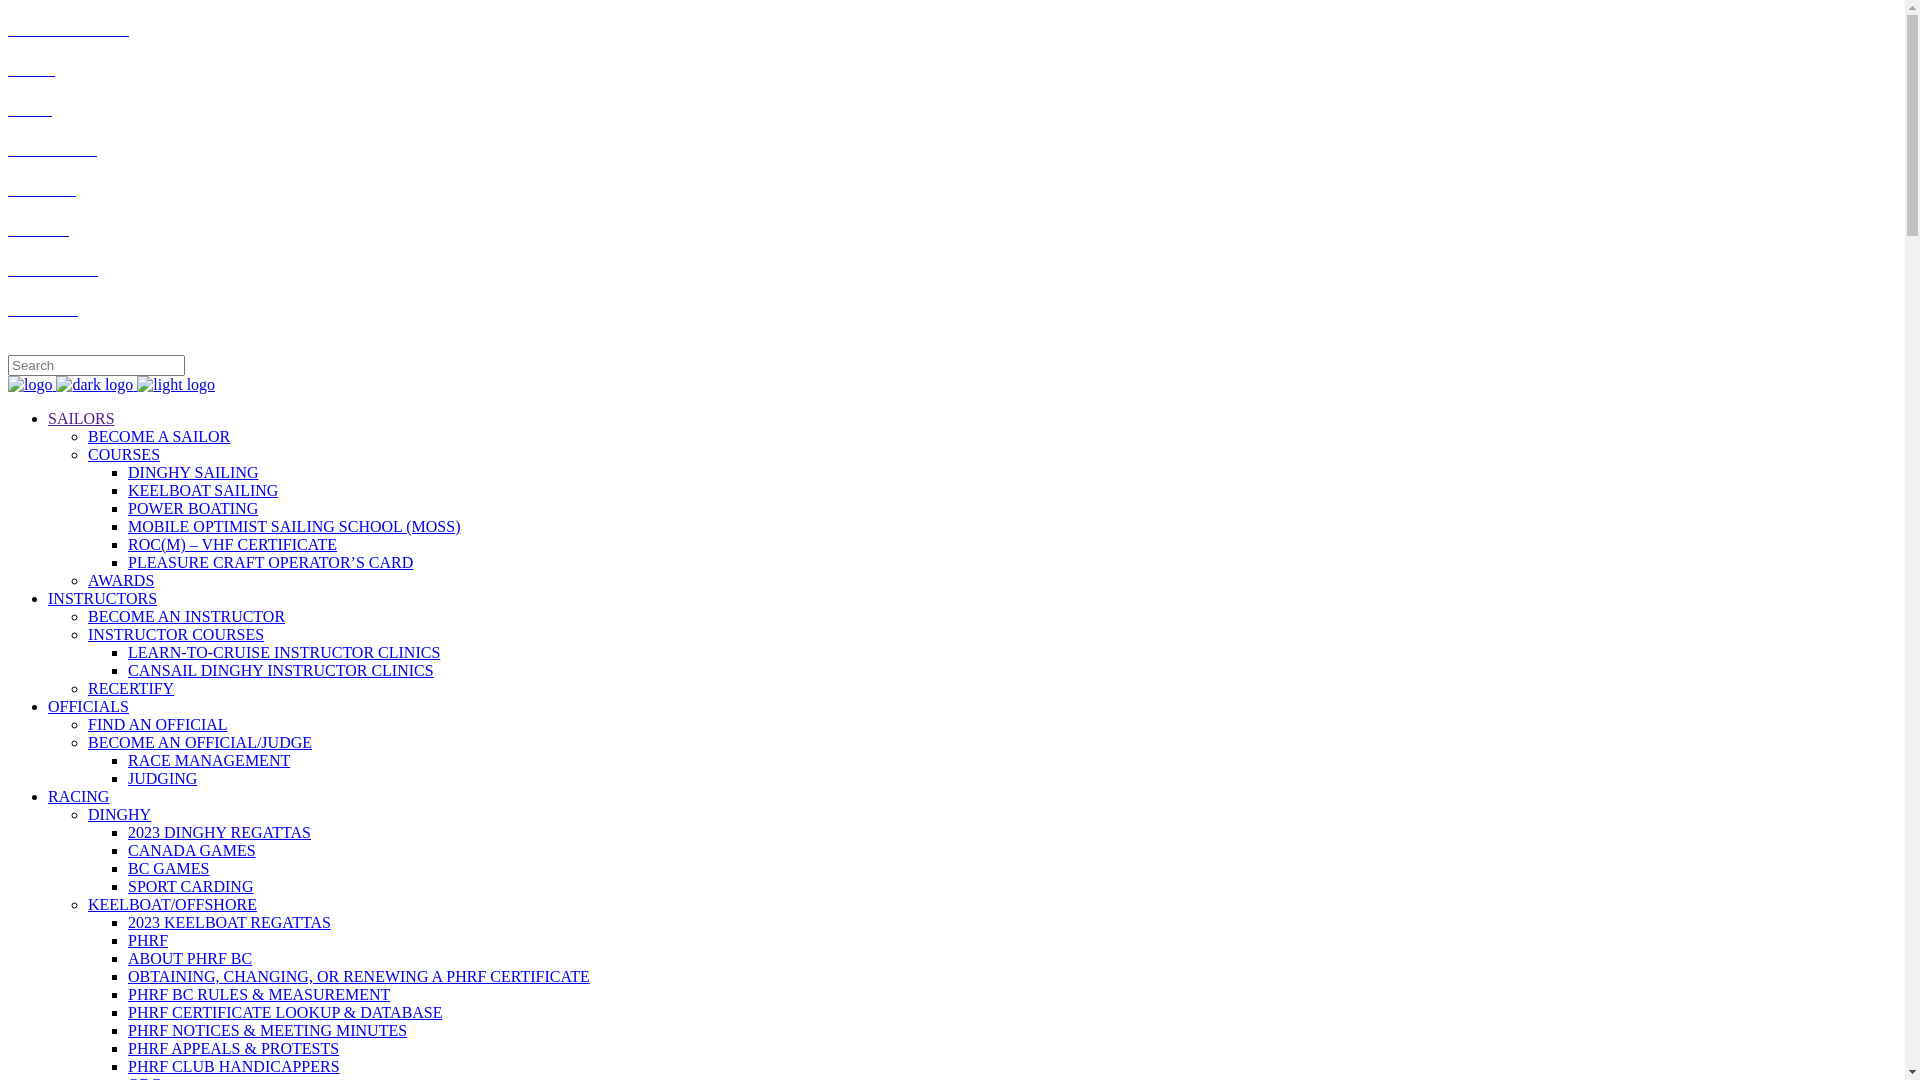  What do you see at coordinates (29, 108) in the screenshot?
I see `'JOBS   '` at bounding box center [29, 108].